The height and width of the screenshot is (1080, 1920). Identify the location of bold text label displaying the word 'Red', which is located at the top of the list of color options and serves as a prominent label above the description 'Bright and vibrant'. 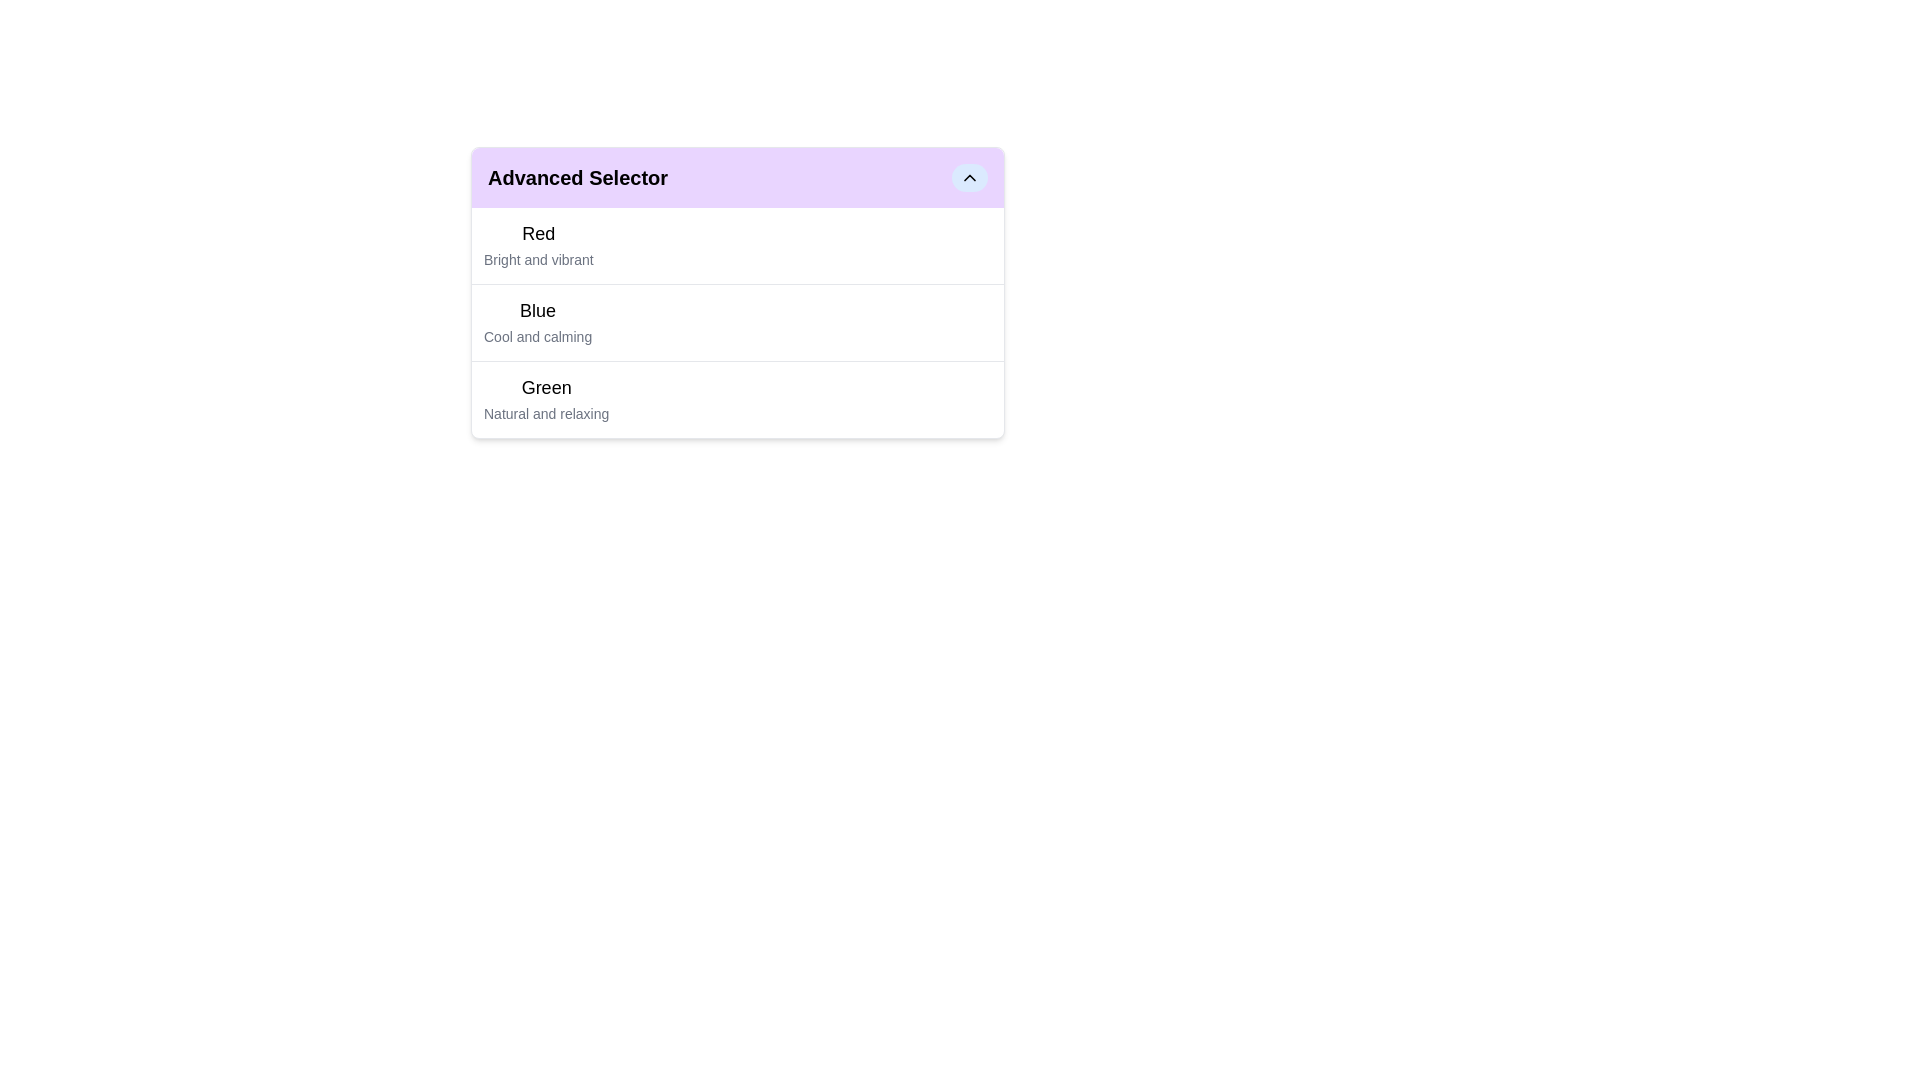
(538, 233).